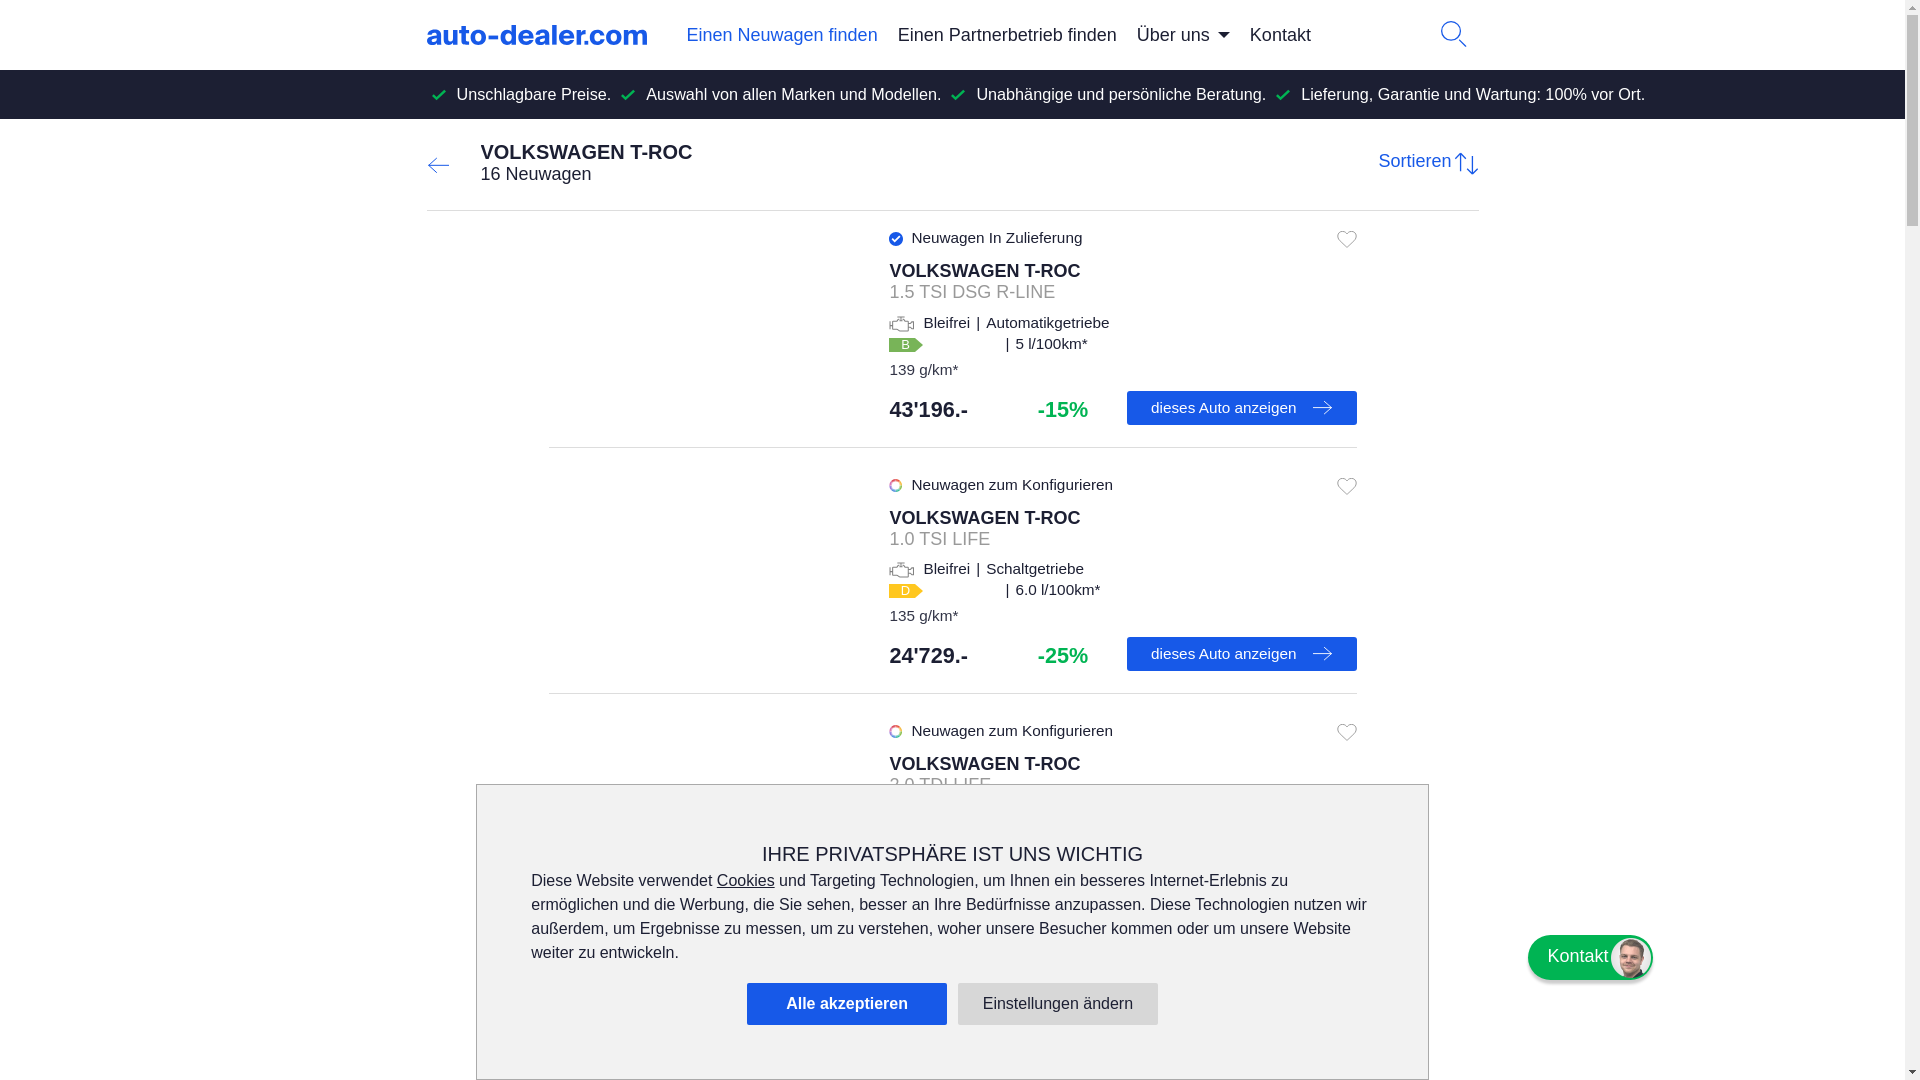 The image size is (1920, 1080). Describe the element at coordinates (533, 93) in the screenshot. I see `'Unschlagbare Preise.'` at that location.